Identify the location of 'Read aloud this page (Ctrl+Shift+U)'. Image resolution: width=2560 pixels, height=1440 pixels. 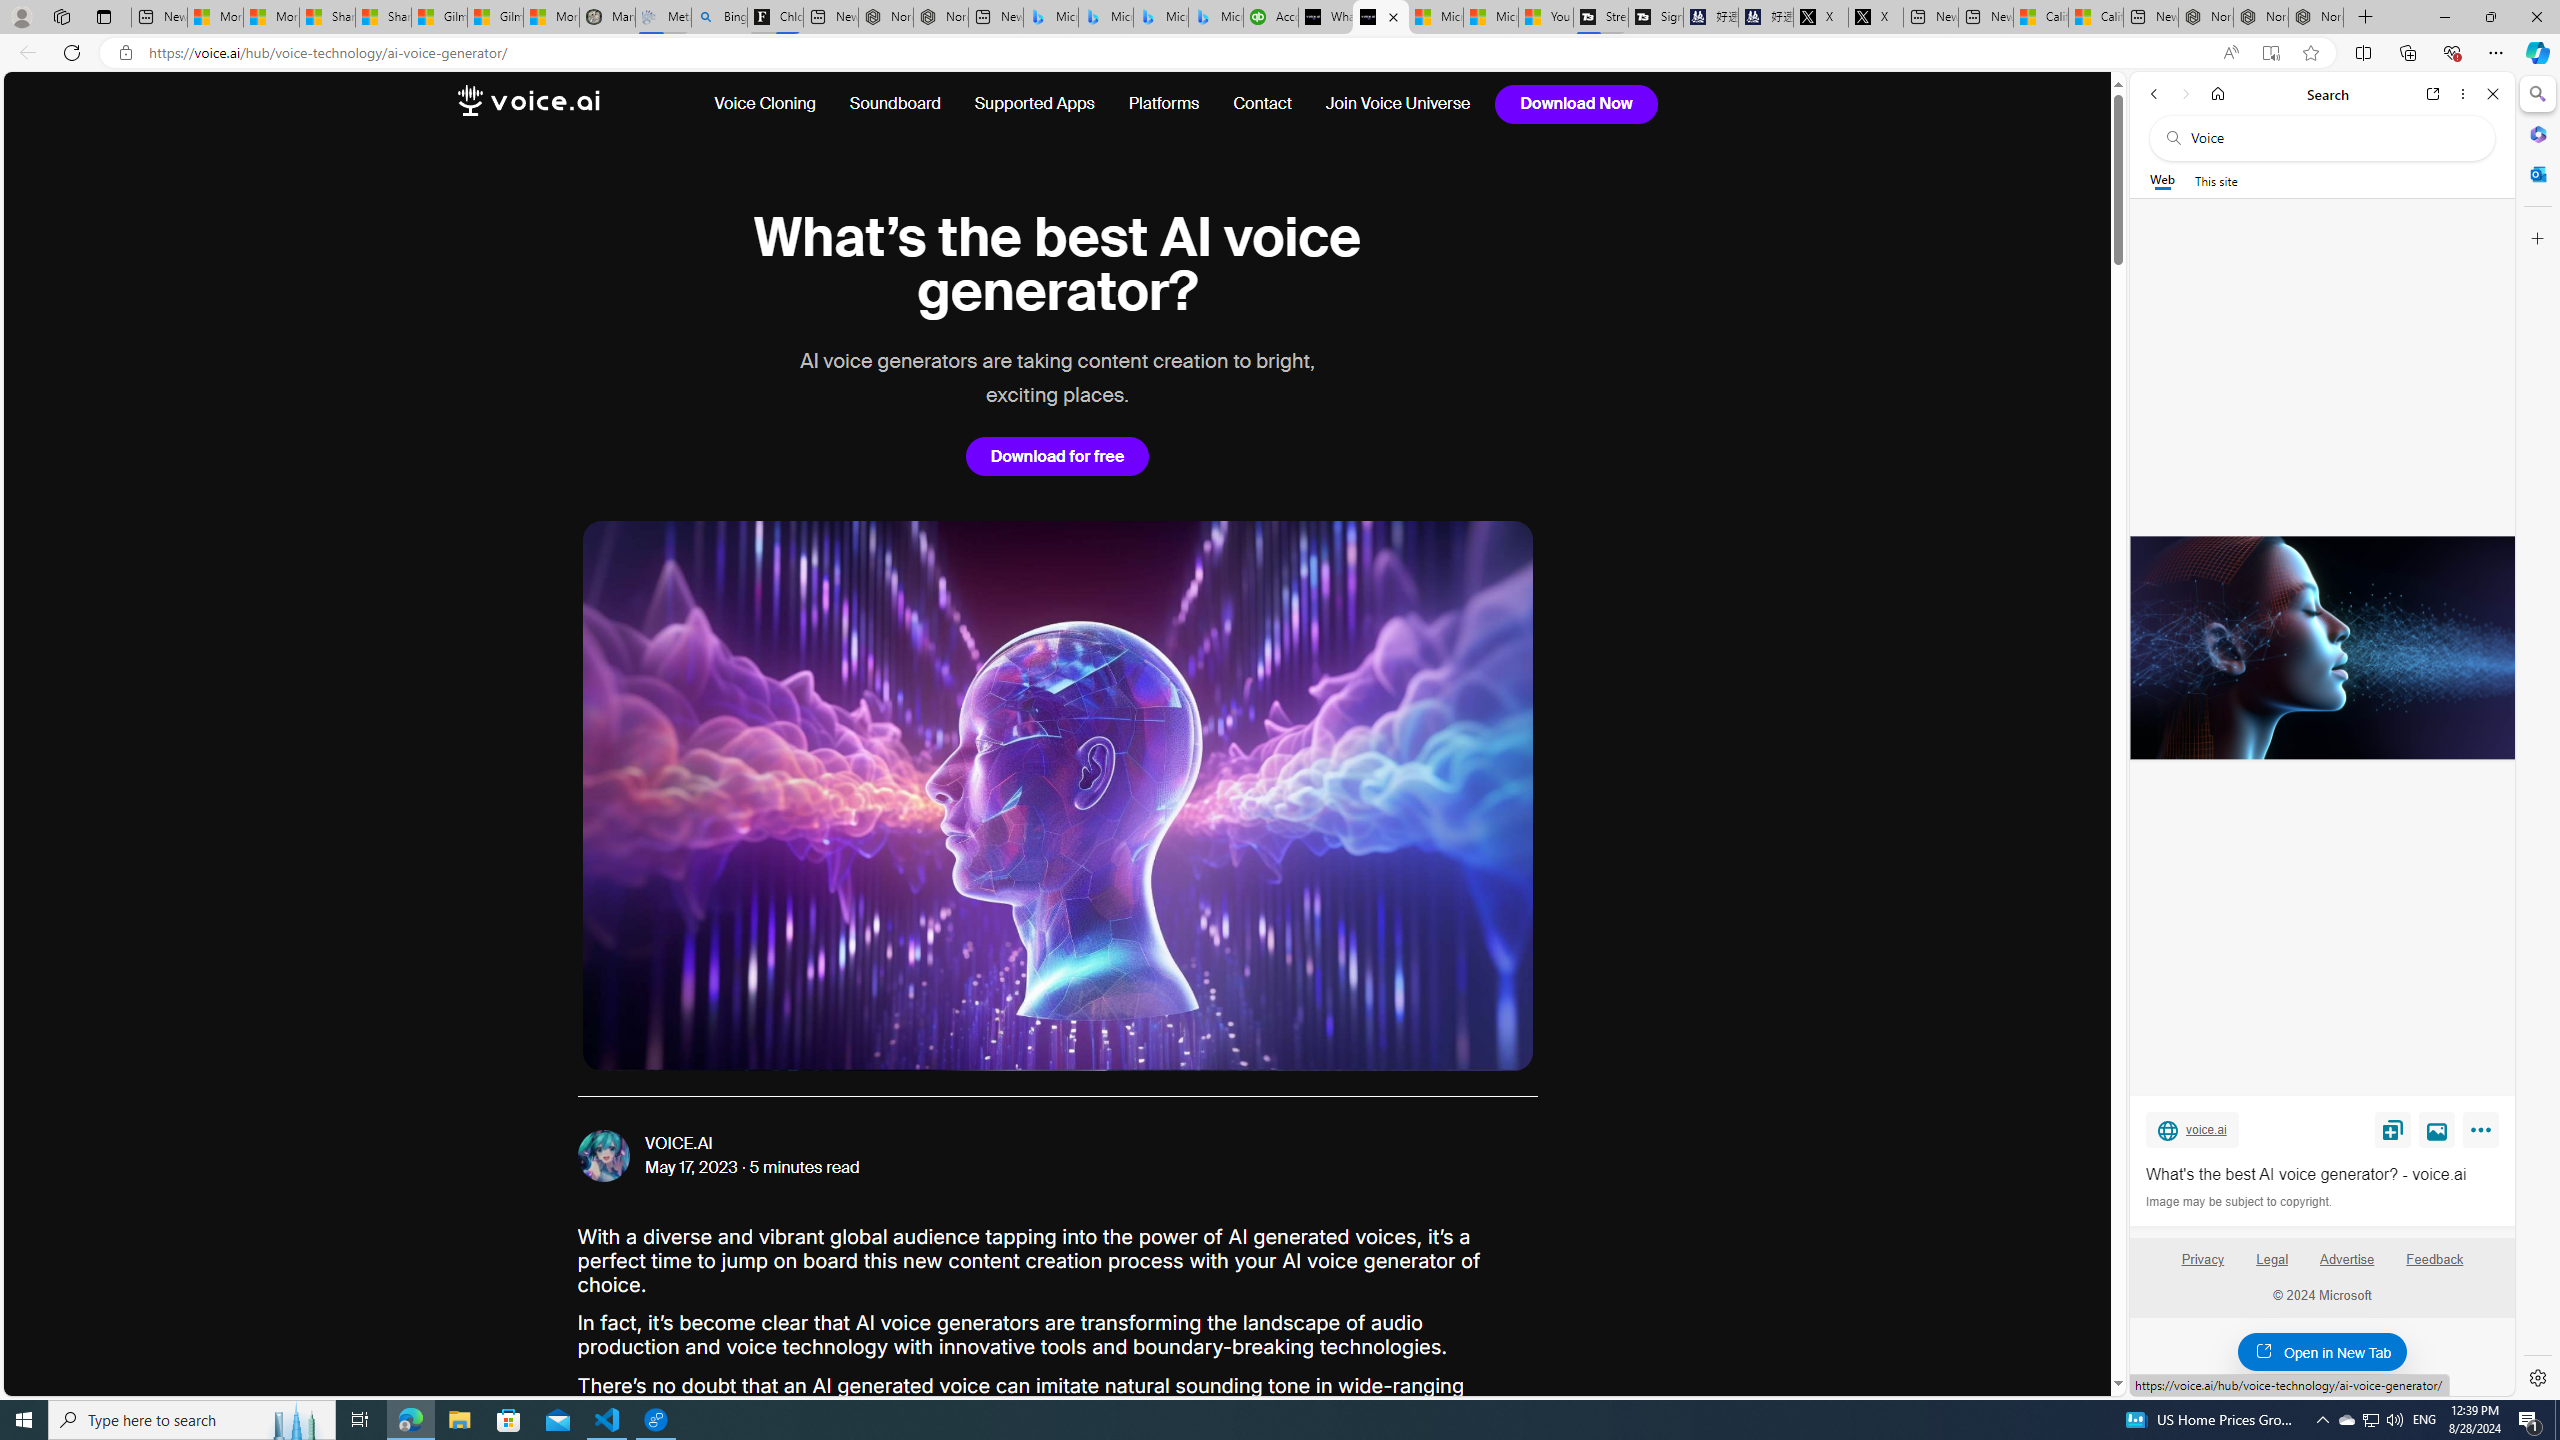
(2230, 53).